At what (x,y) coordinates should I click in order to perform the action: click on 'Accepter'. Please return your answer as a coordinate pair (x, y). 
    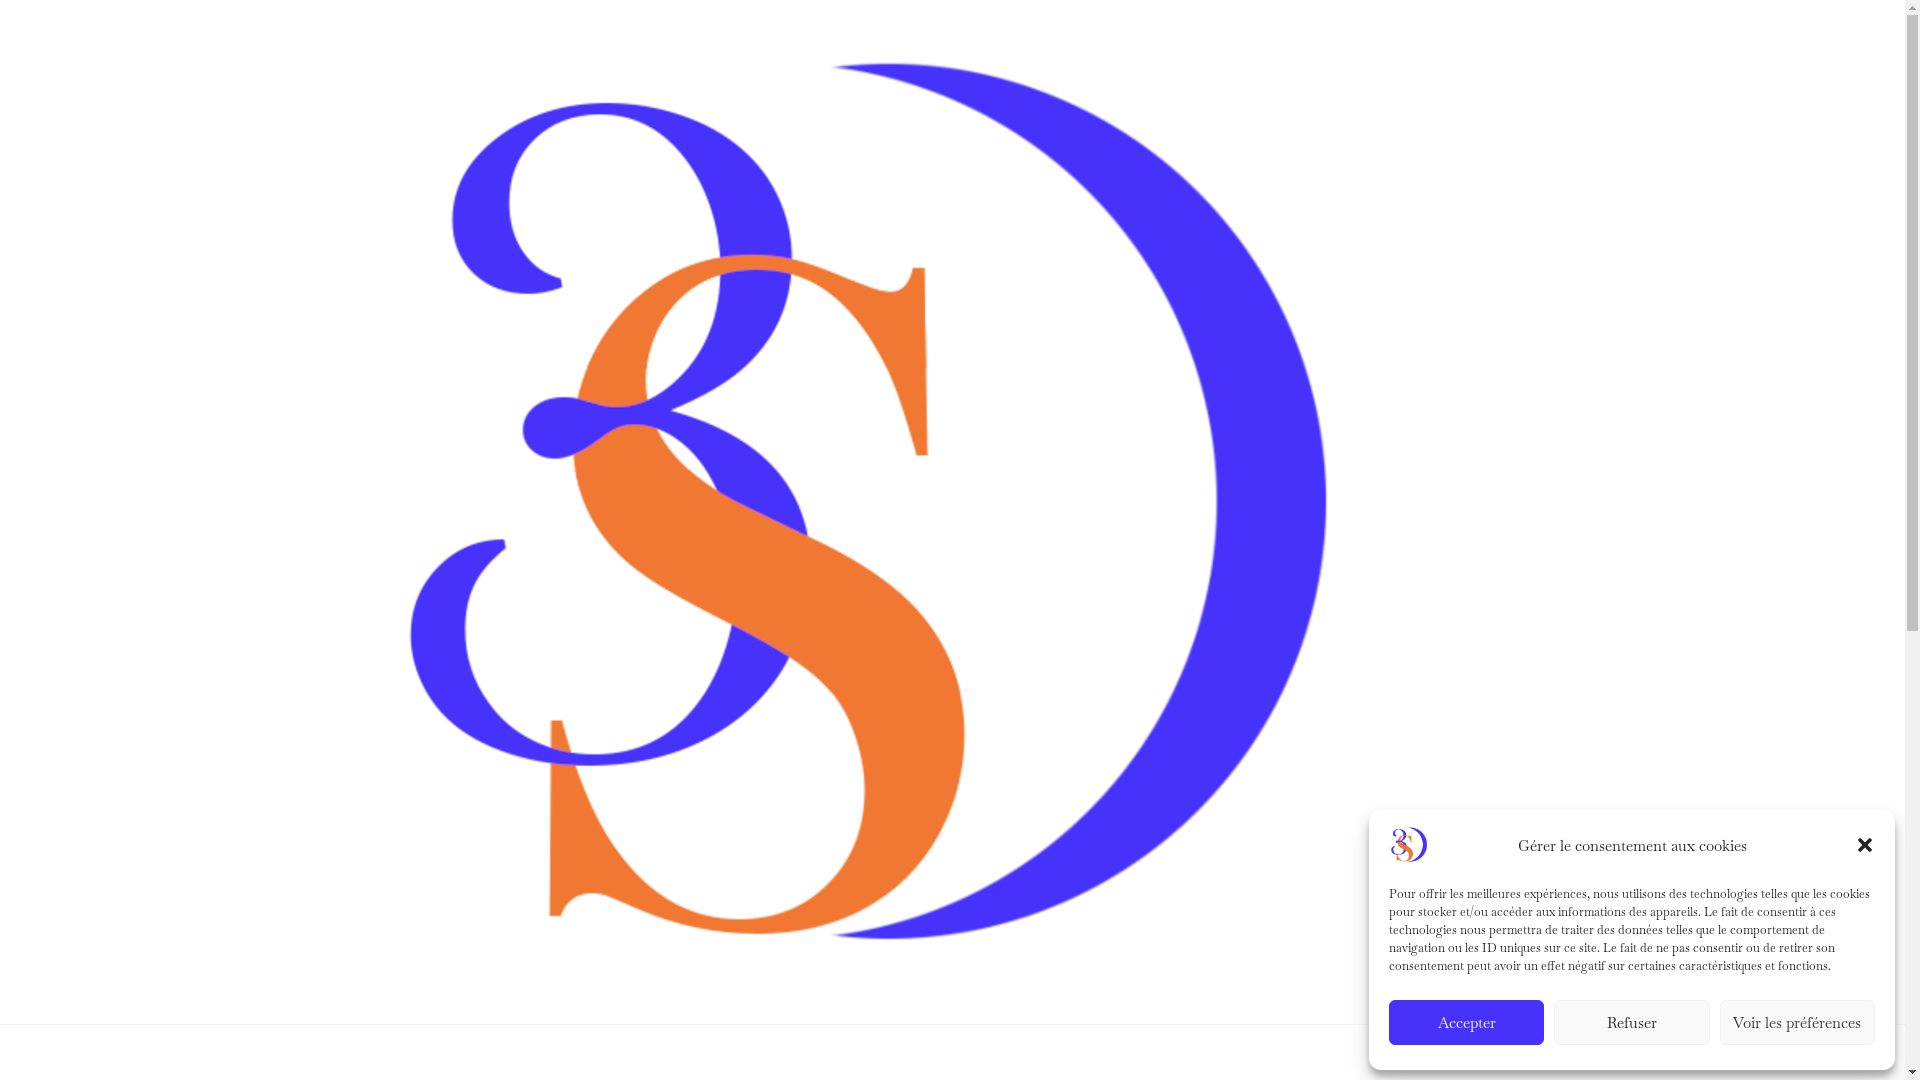
    Looking at the image, I should click on (1466, 1022).